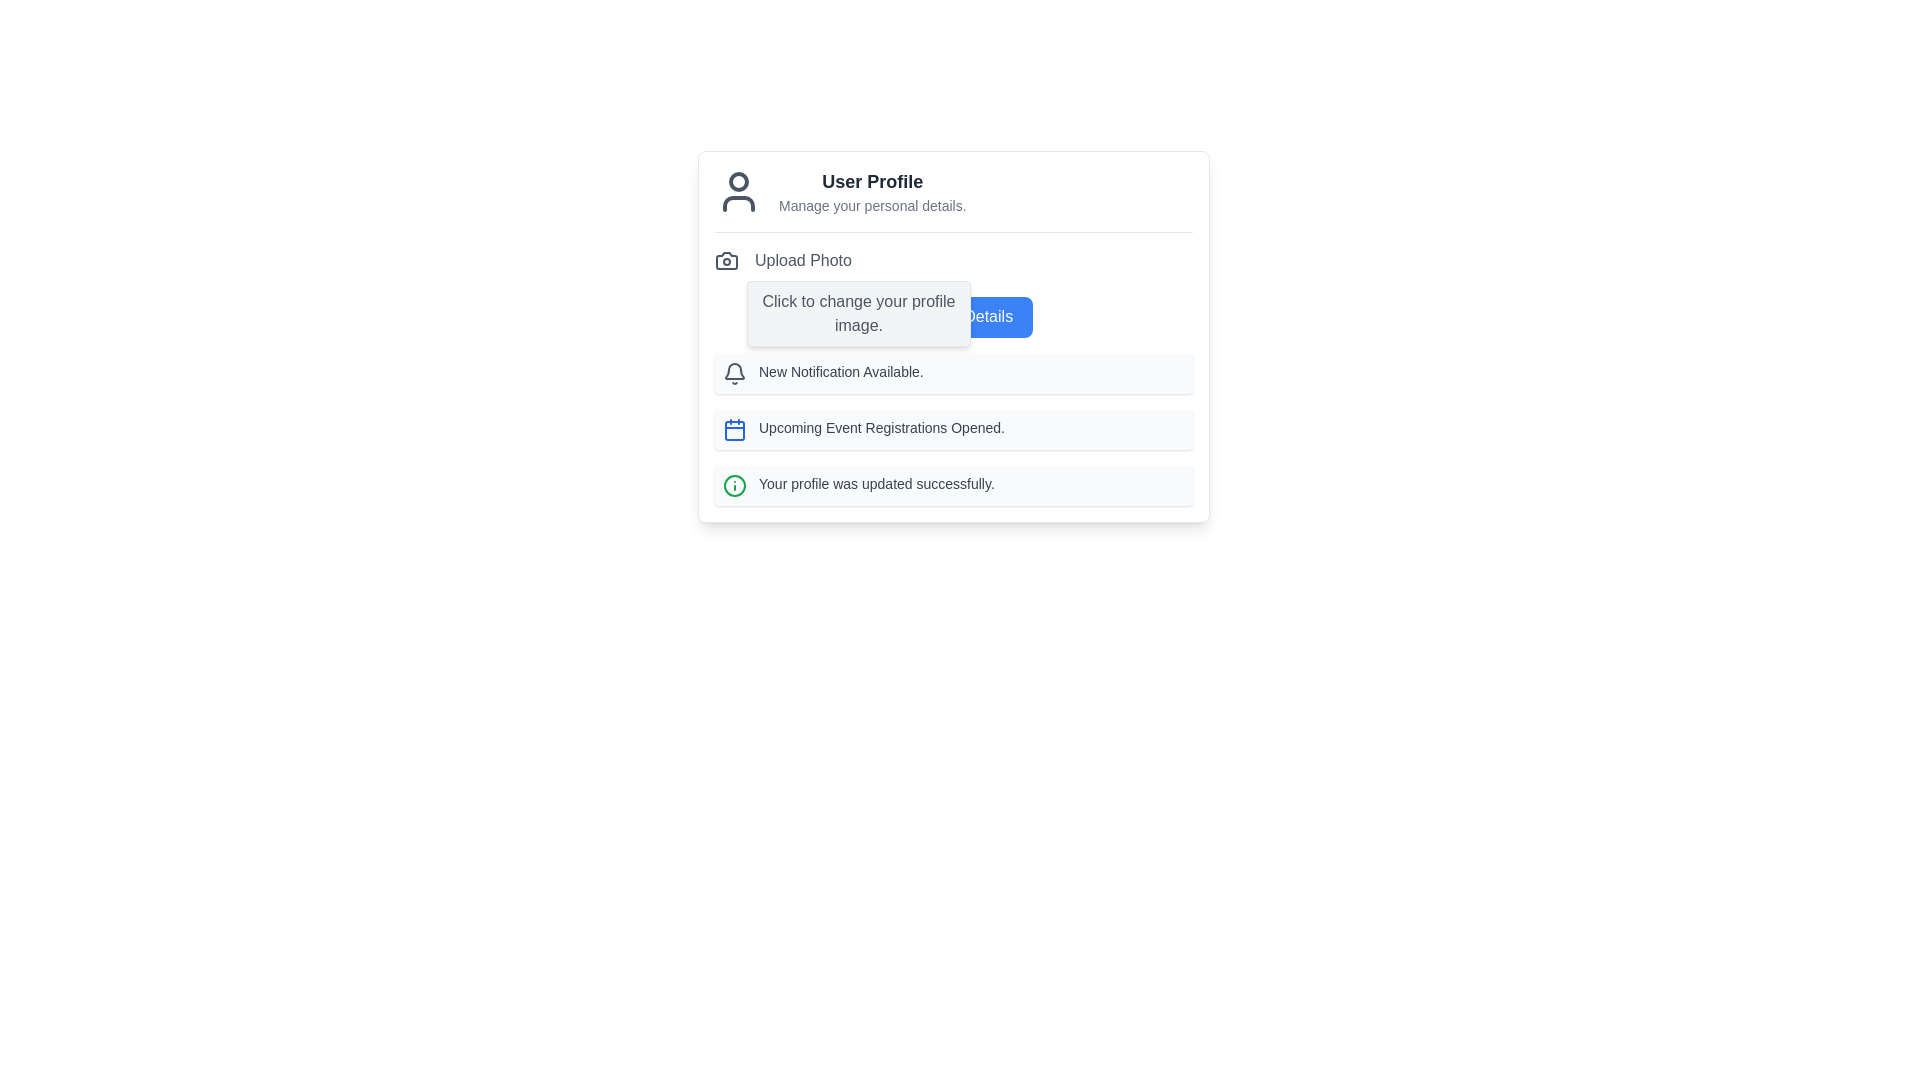  I want to click on the second notification in the vertically stacked list that informs about the opening of event registrations, so click(953, 427).